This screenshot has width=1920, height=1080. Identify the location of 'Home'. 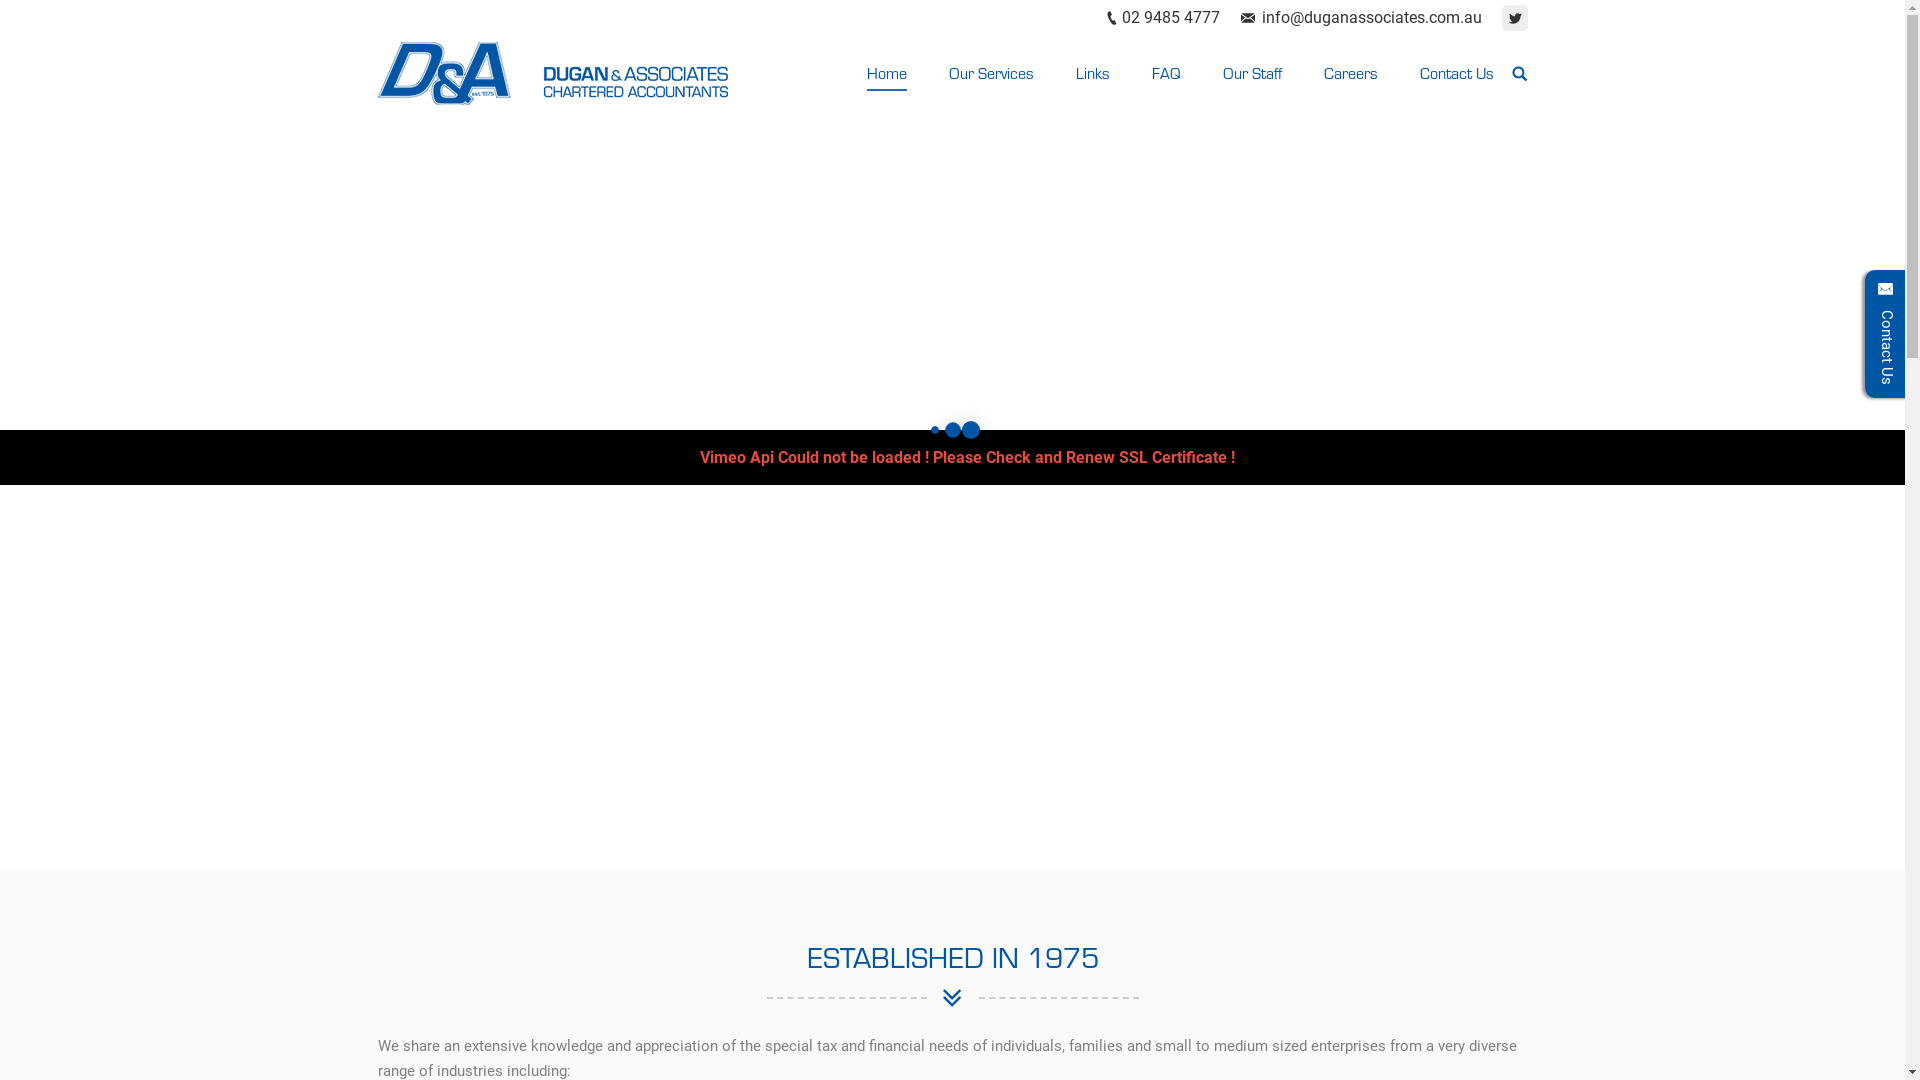
(887, 72).